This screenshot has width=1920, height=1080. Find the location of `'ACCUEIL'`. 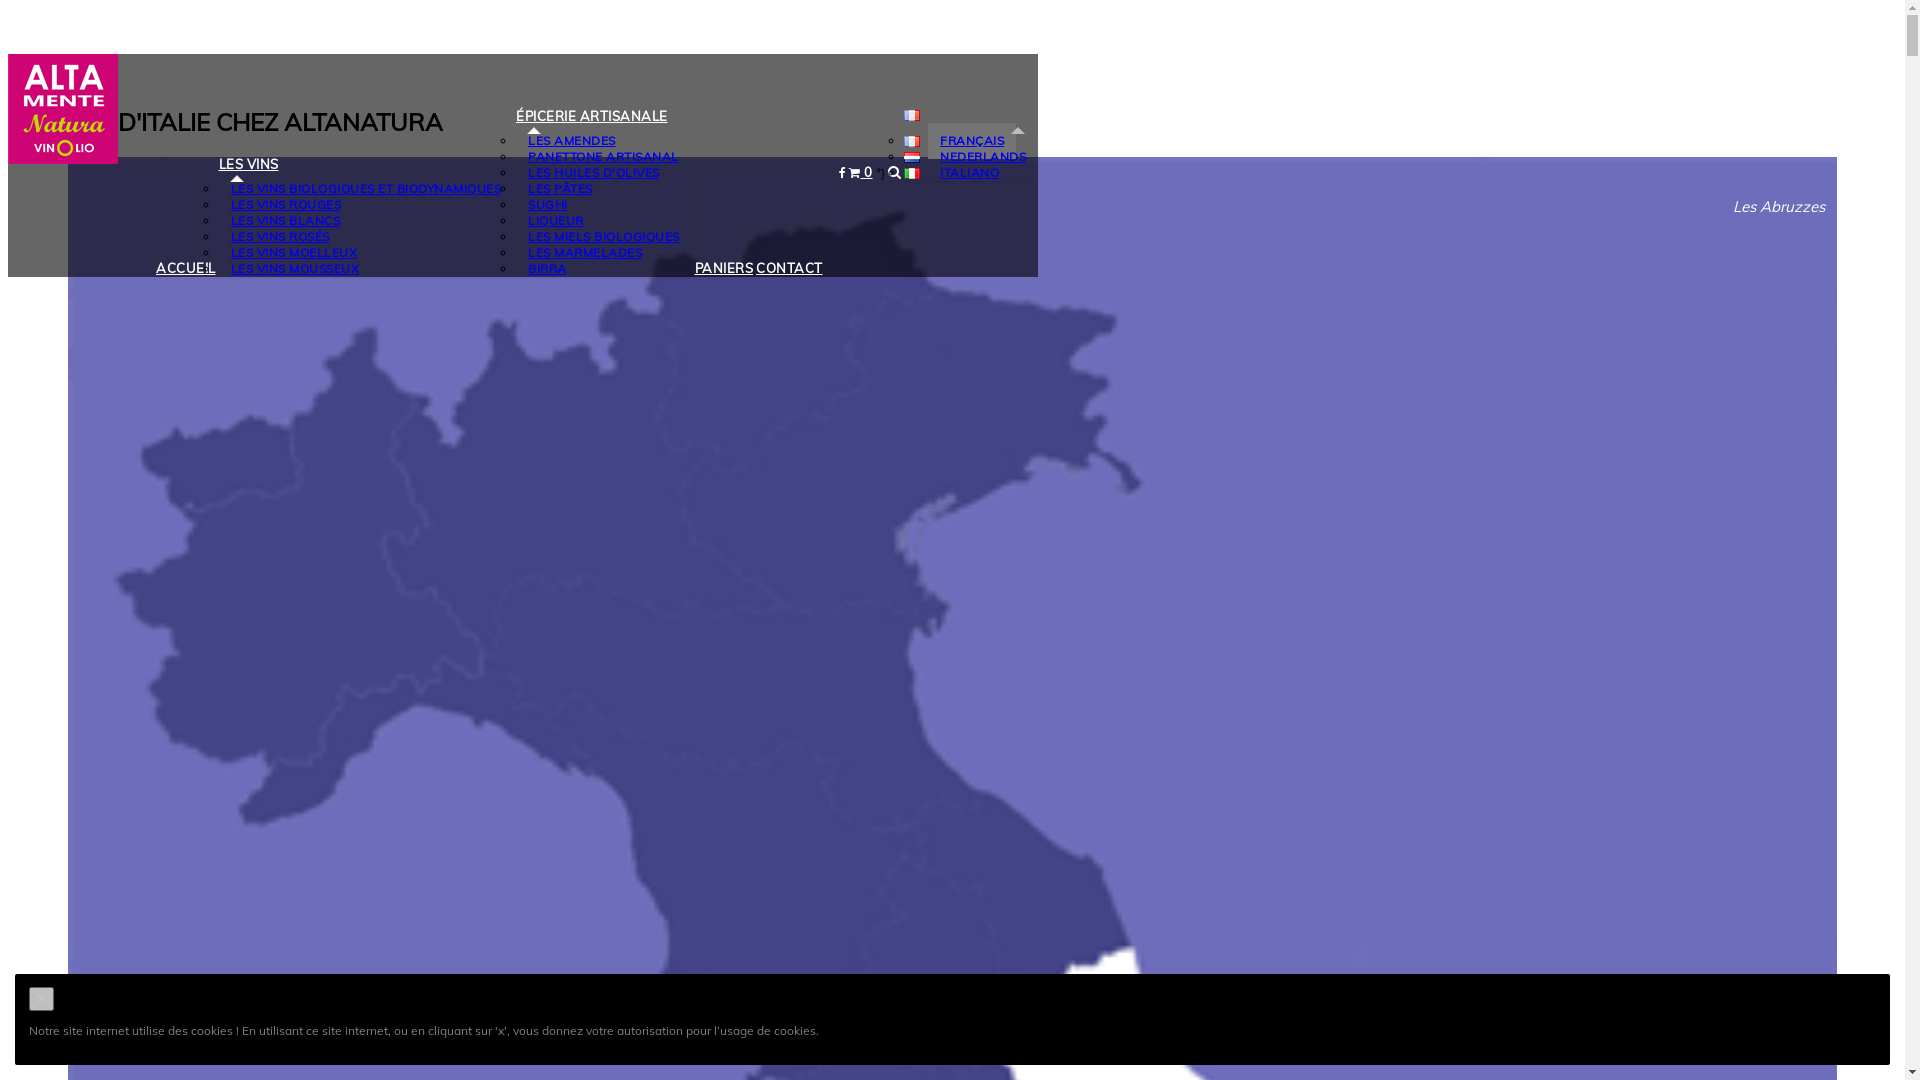

'ACCUEIL' is located at coordinates (186, 266).